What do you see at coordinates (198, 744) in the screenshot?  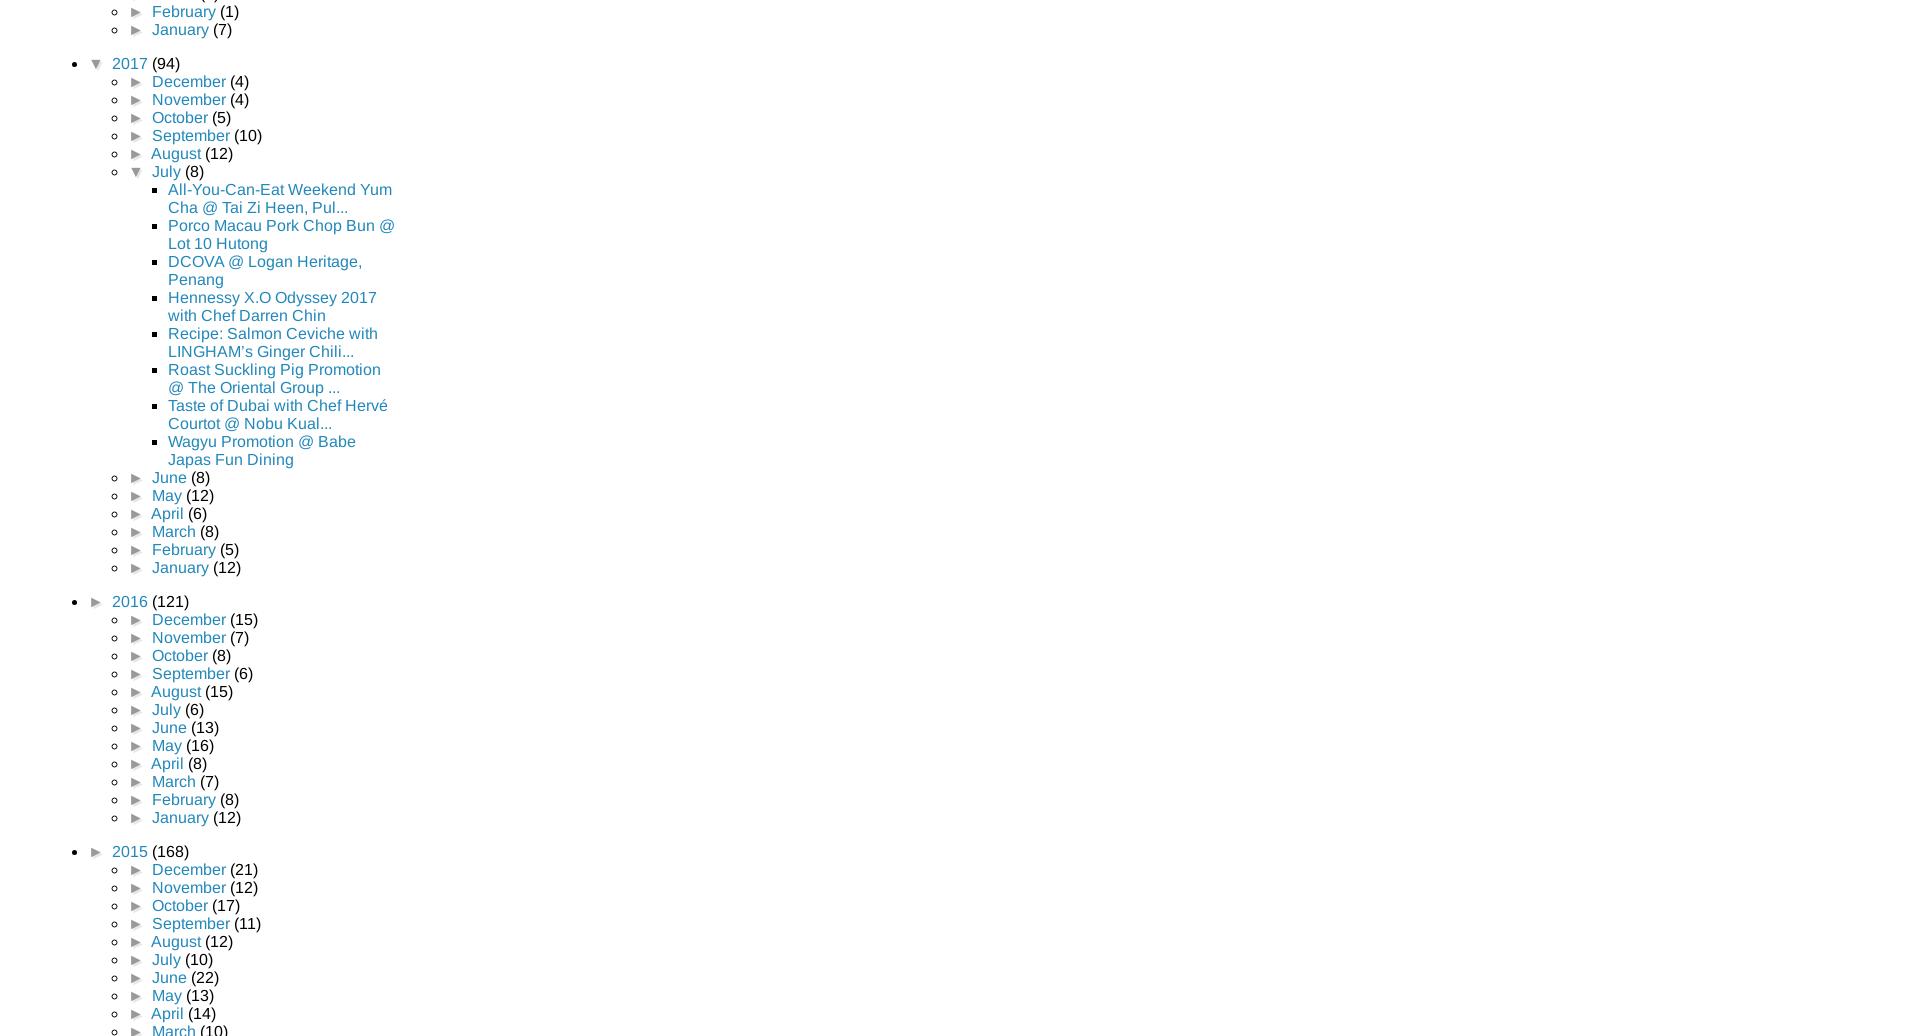 I see `'(16)'` at bounding box center [198, 744].